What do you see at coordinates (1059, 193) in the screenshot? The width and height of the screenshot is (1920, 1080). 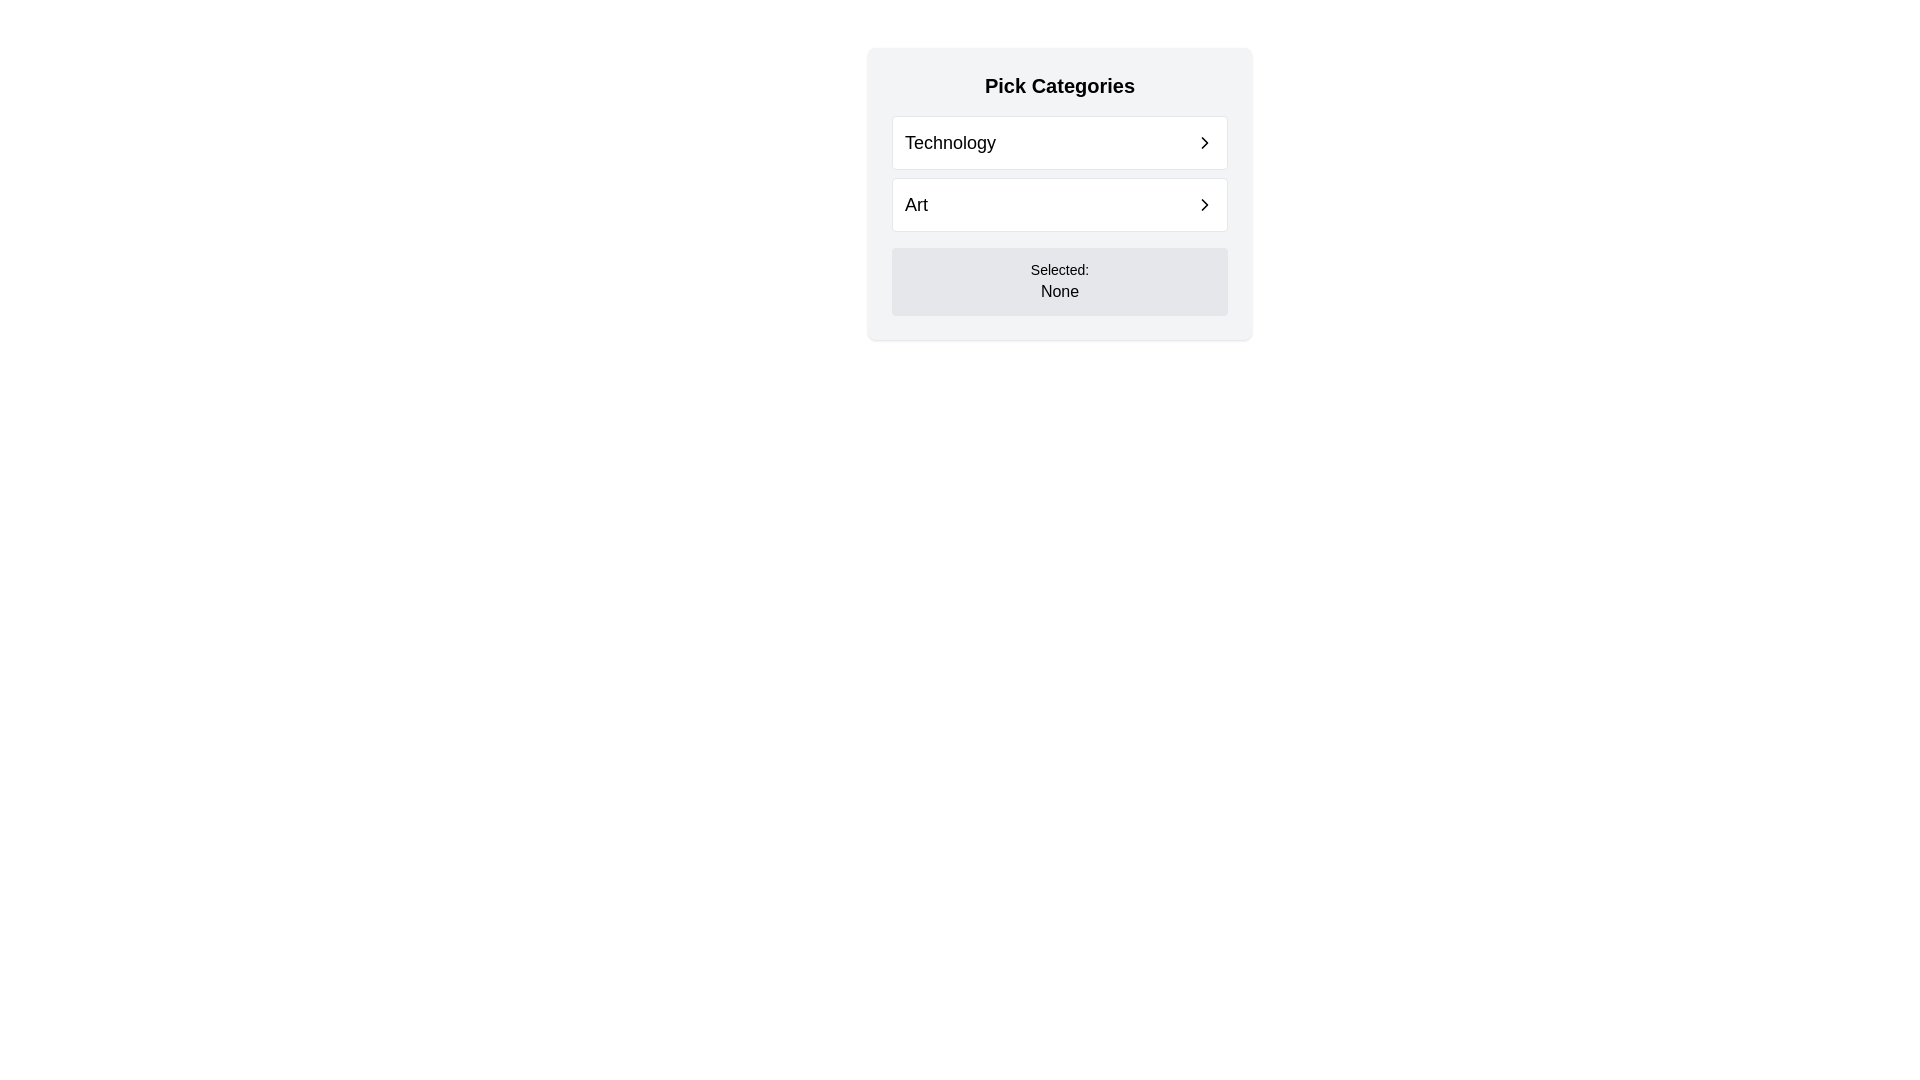 I see `the 'Art' category button, which is the second button from the top in the selectable options list, located below the 'Technology' option` at bounding box center [1059, 193].